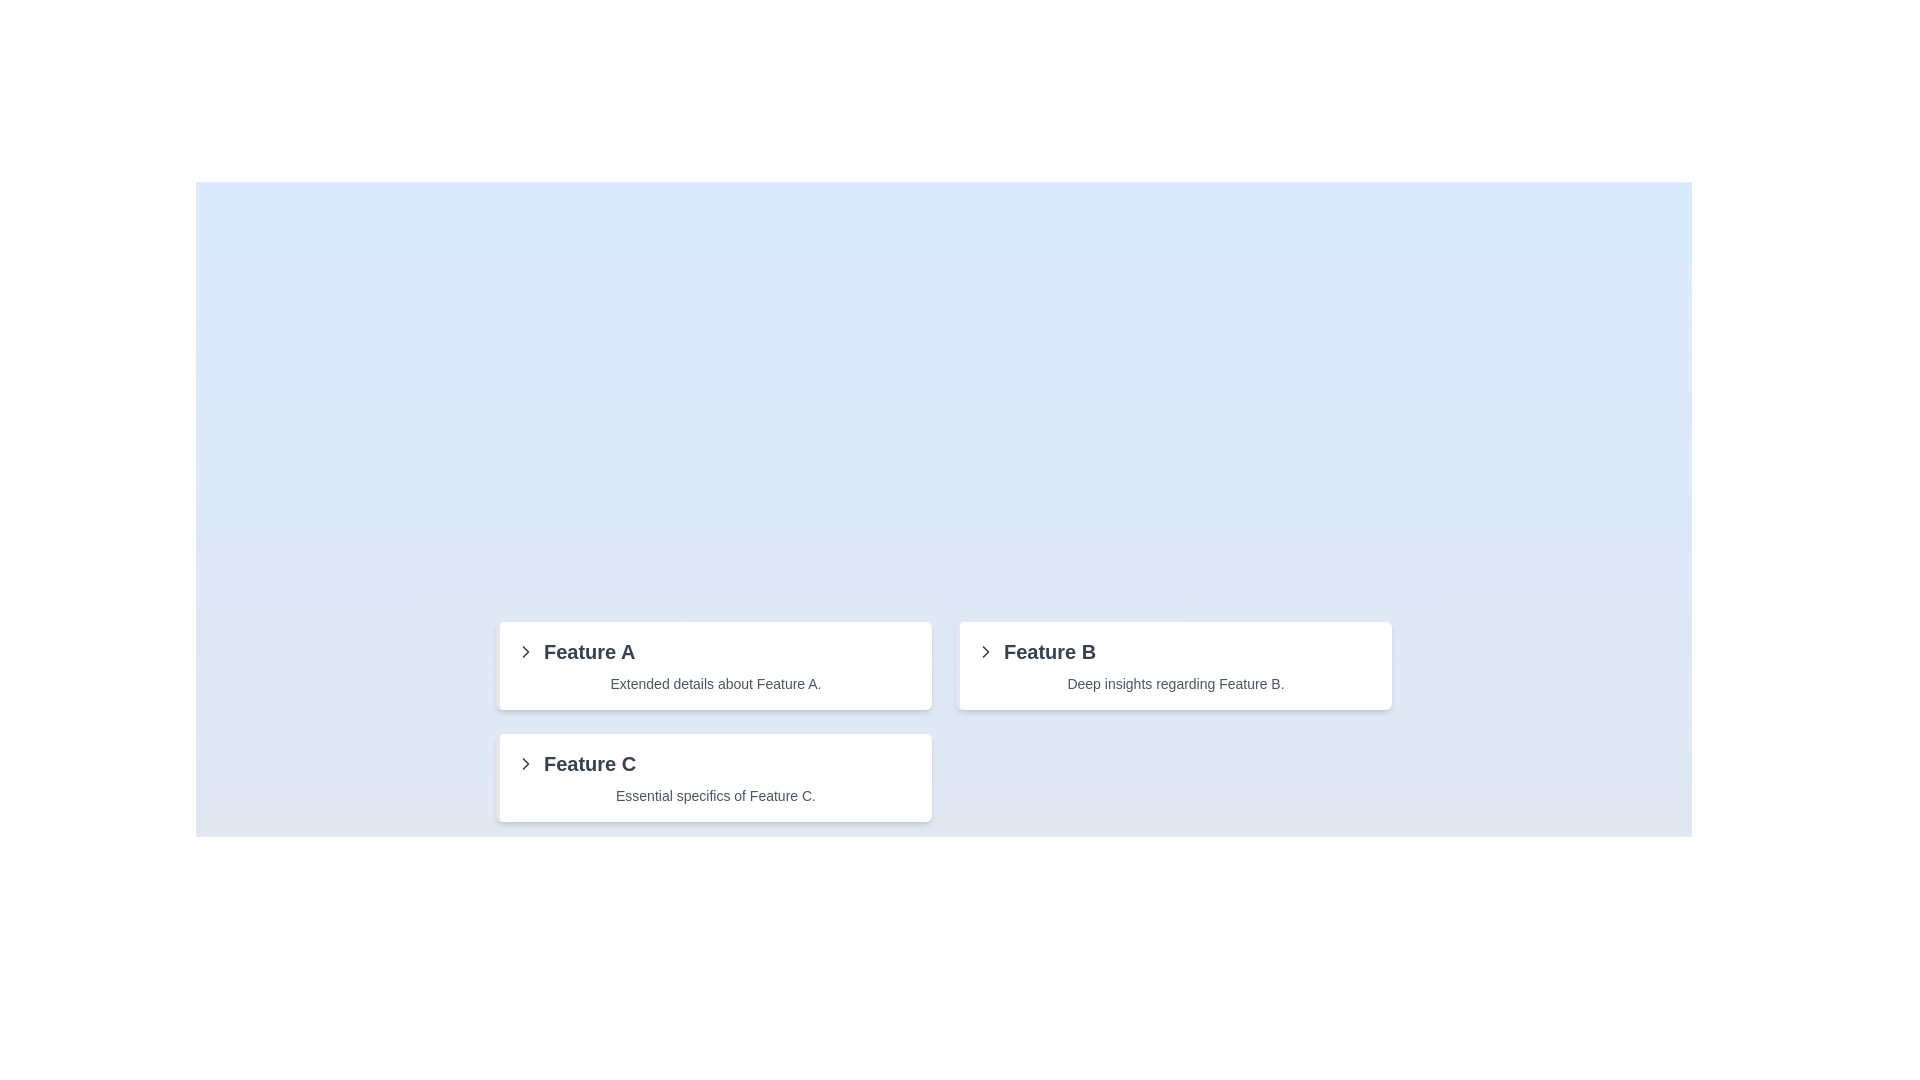 This screenshot has width=1920, height=1080. I want to click on the Chevron Arrow icon located in the rightmost card labeled 'Feature B', which indicates additional content or actions related to this feature, so click(985, 651).